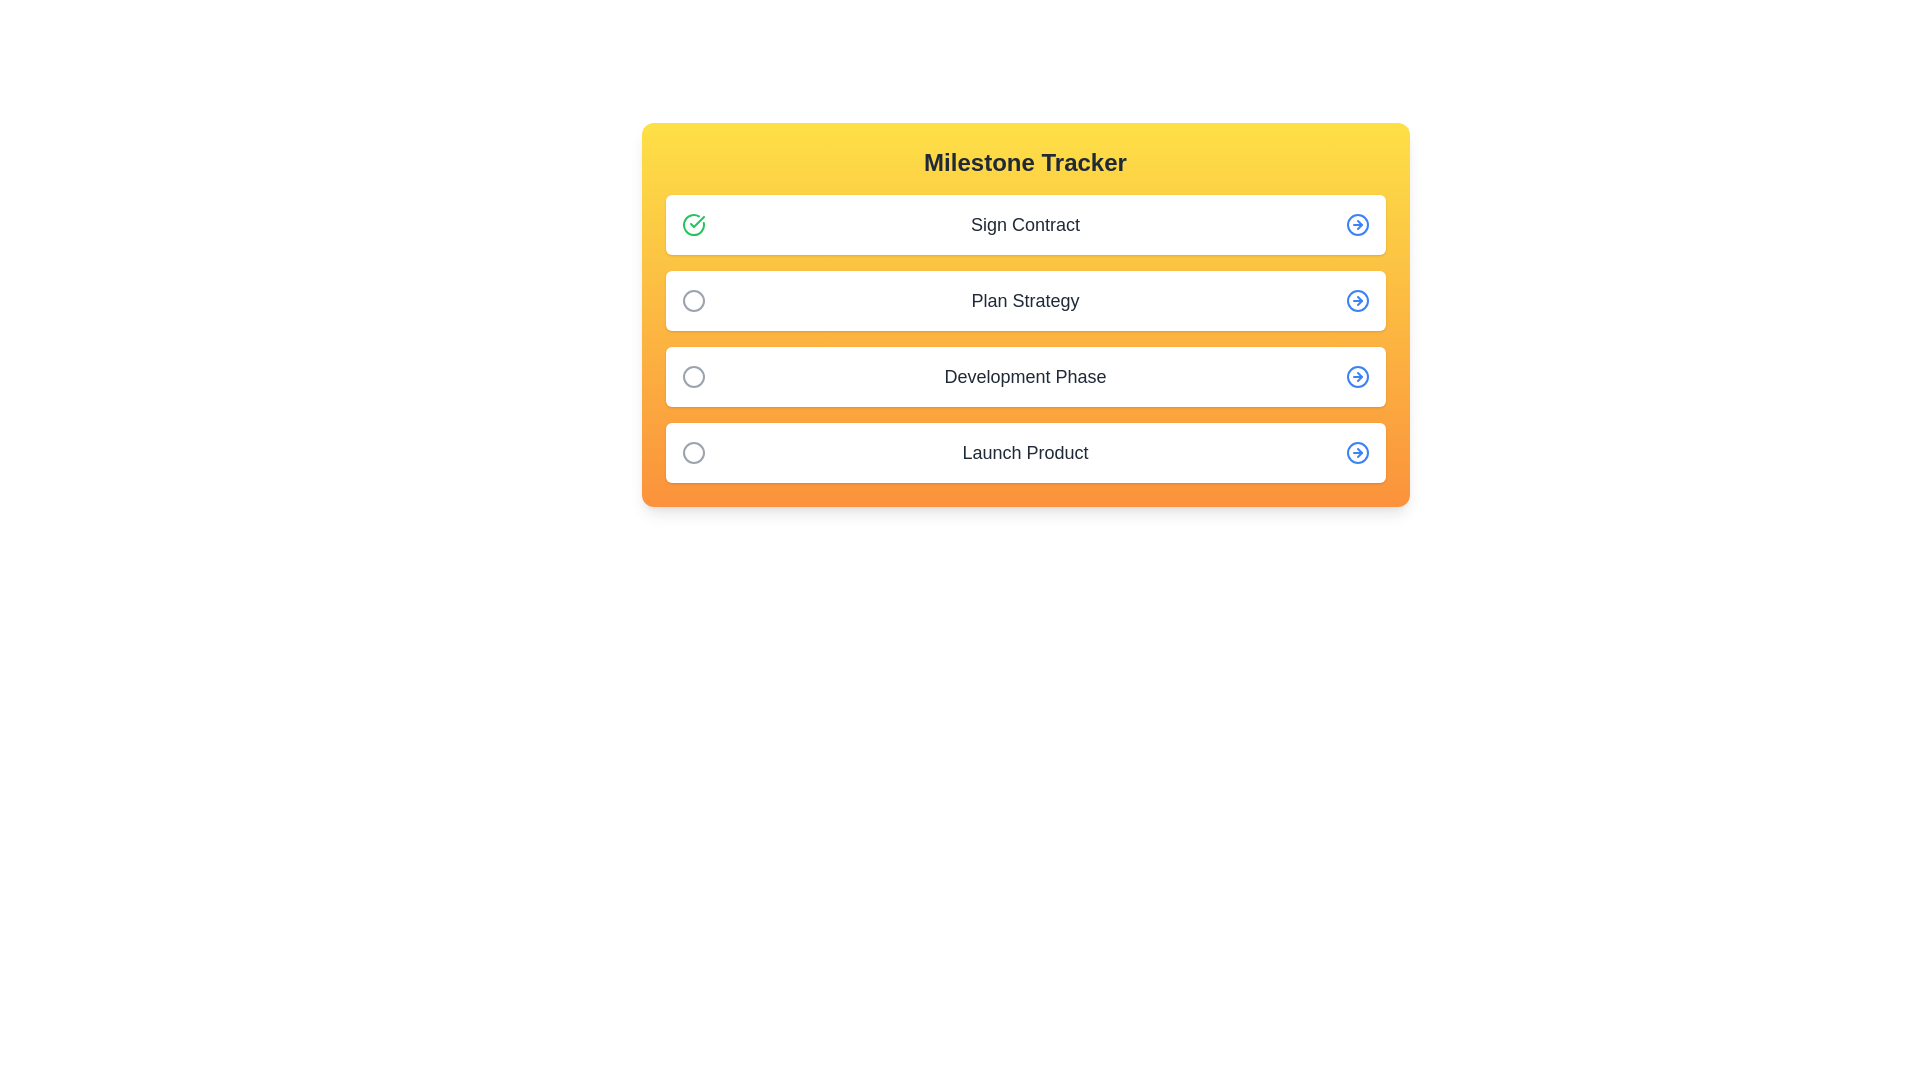 The width and height of the screenshot is (1920, 1080). I want to click on the SVG circle element that visually represents the state of the 'Launch Product' milestone, located in the last row of the milestone tracker, directly preceding the text 'Launch Product', so click(693, 452).